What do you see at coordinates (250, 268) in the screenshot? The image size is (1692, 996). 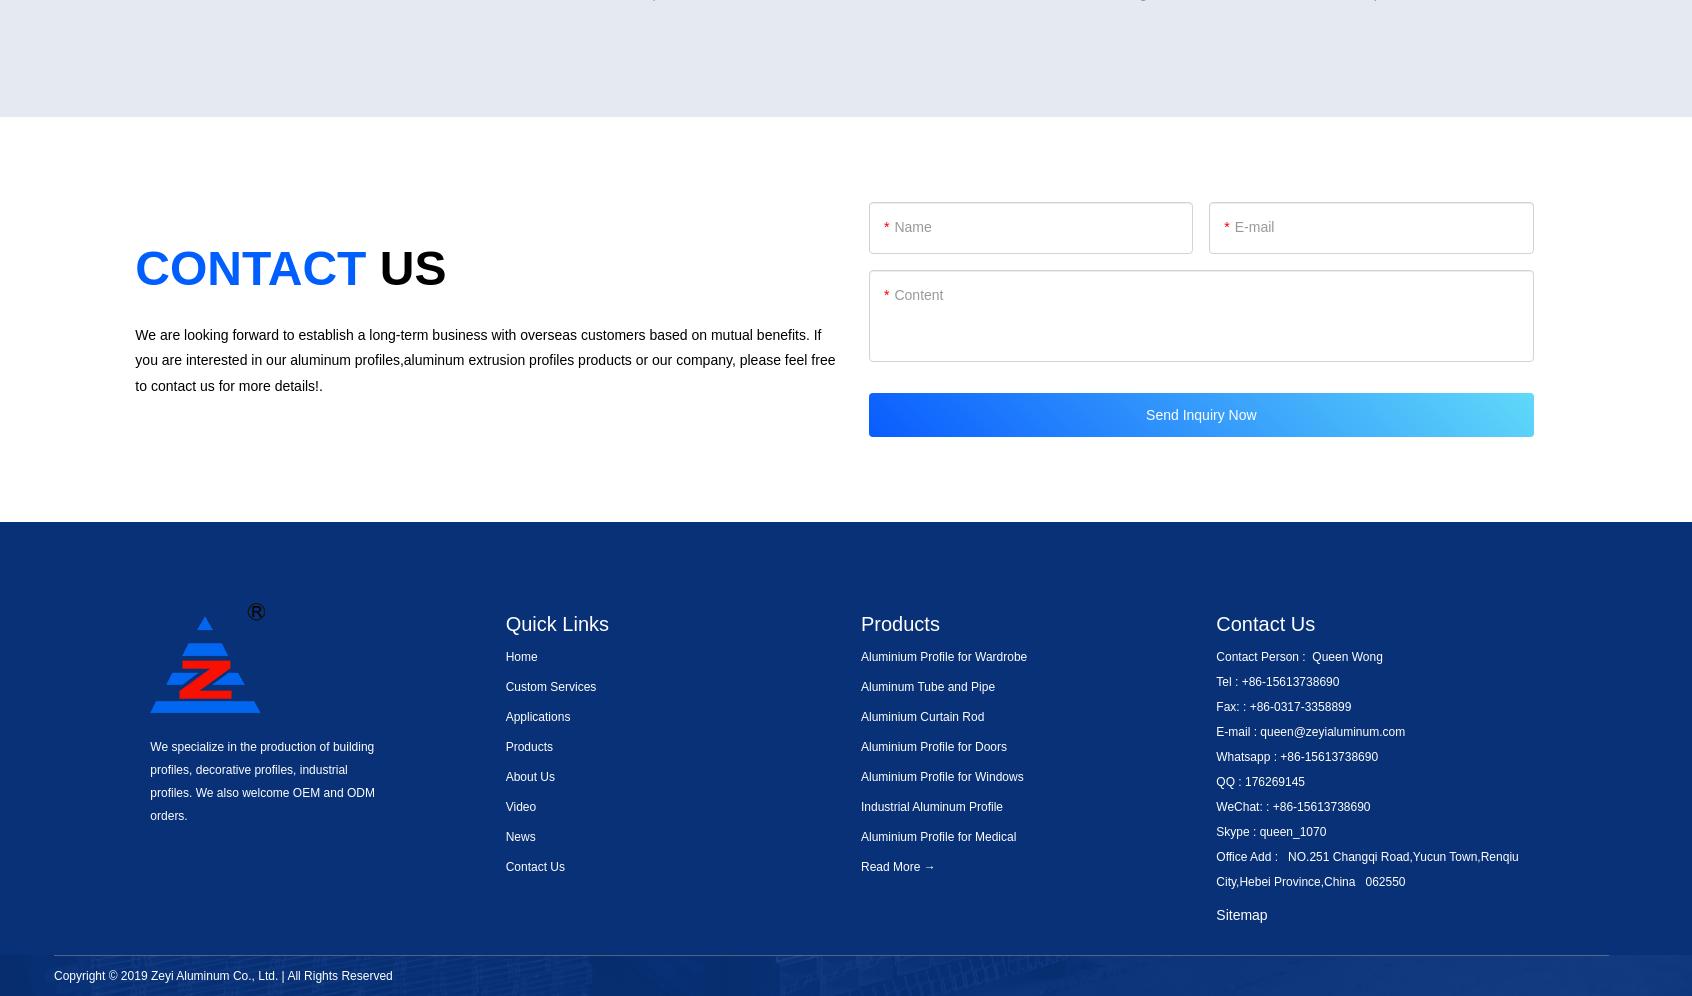 I see `'CONTACT'` at bounding box center [250, 268].